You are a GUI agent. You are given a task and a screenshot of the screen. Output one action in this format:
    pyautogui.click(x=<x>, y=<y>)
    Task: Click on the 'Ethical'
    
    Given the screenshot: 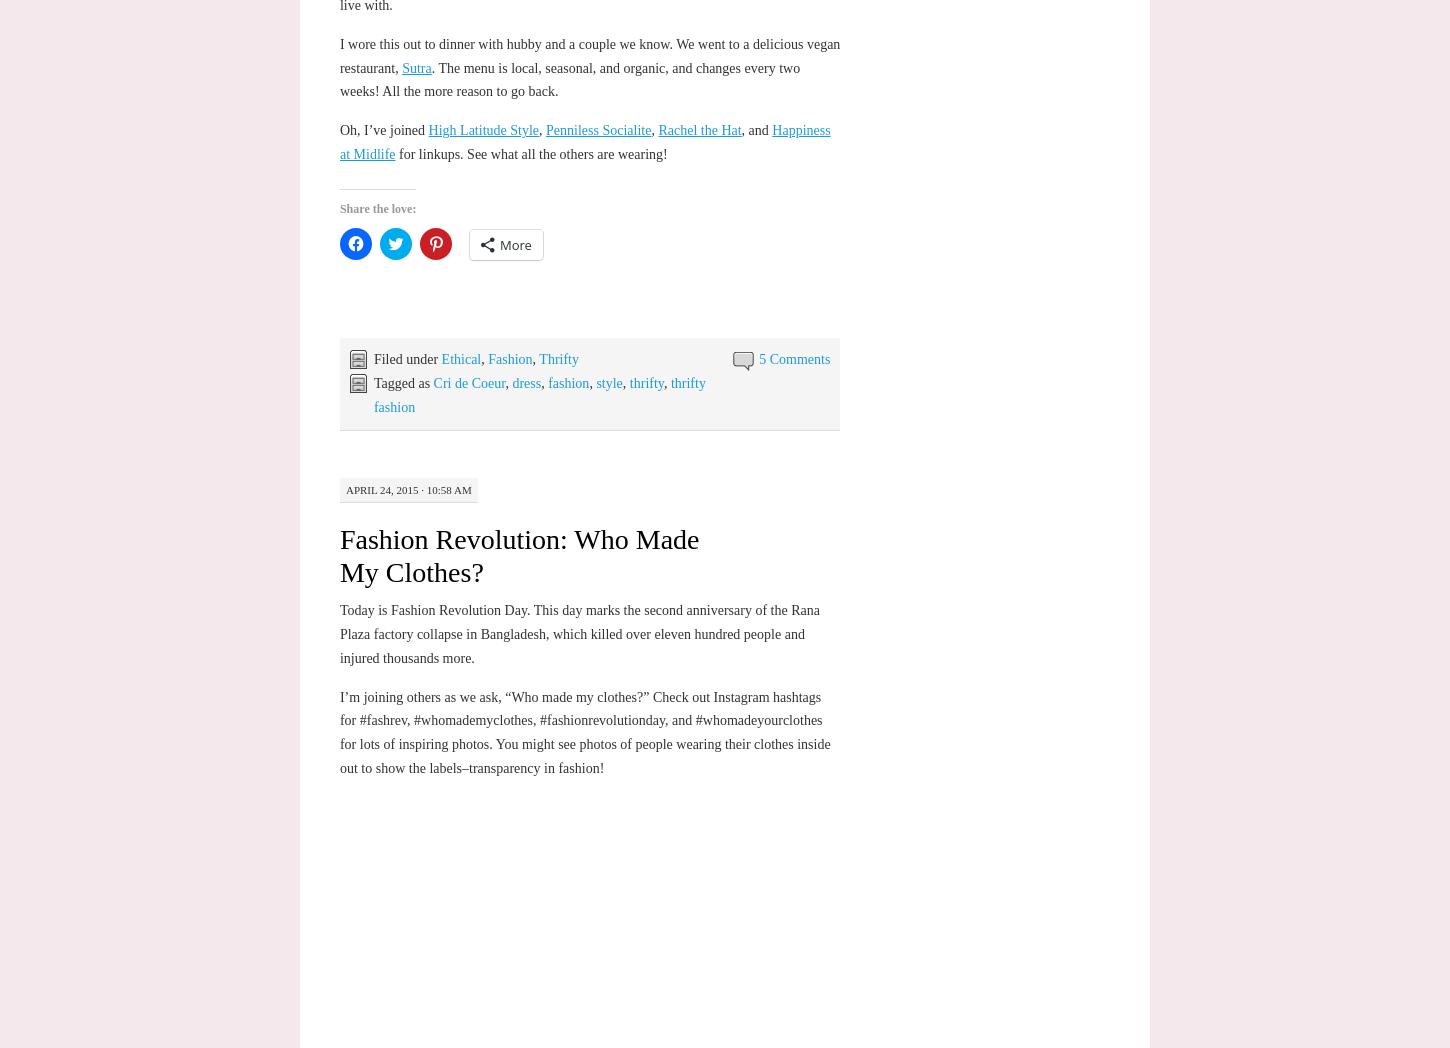 What is the action you would take?
    pyautogui.click(x=459, y=358)
    